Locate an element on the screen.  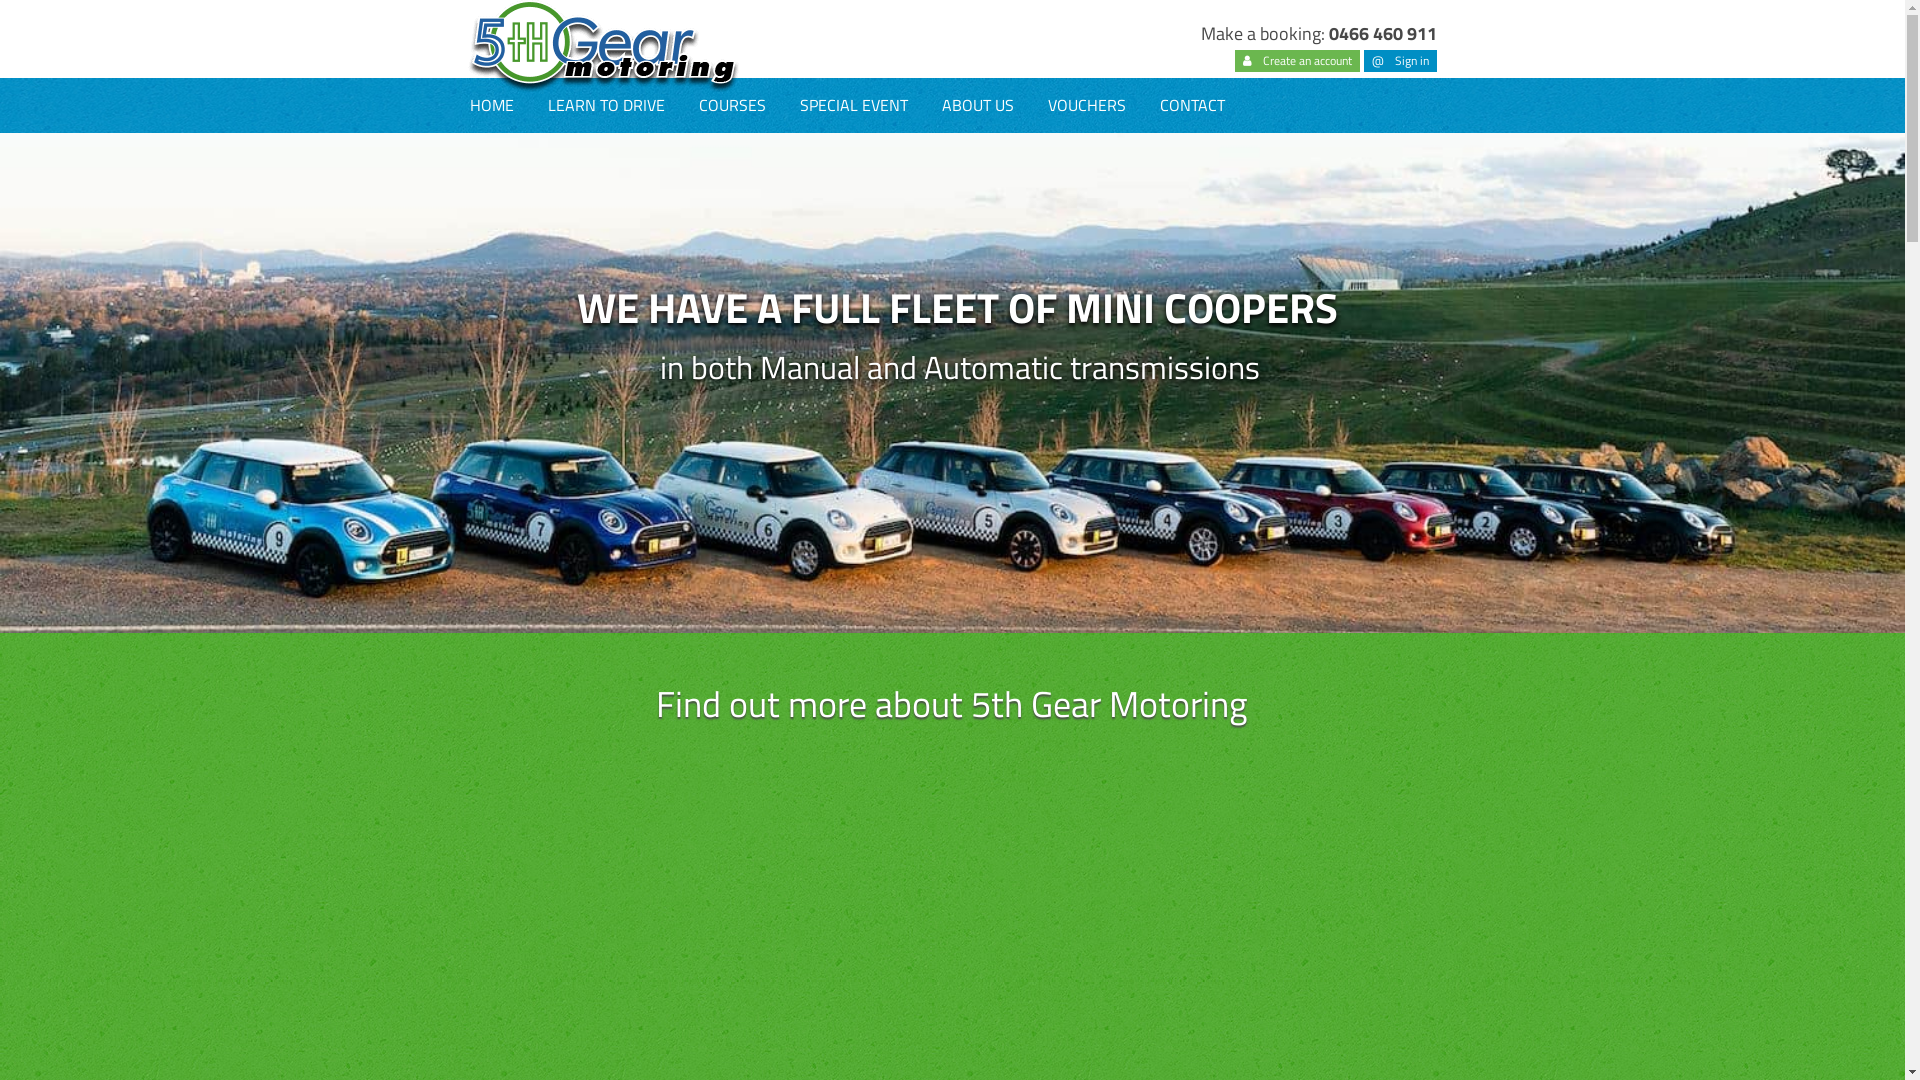
'VOUCHERS' is located at coordinates (1084, 105).